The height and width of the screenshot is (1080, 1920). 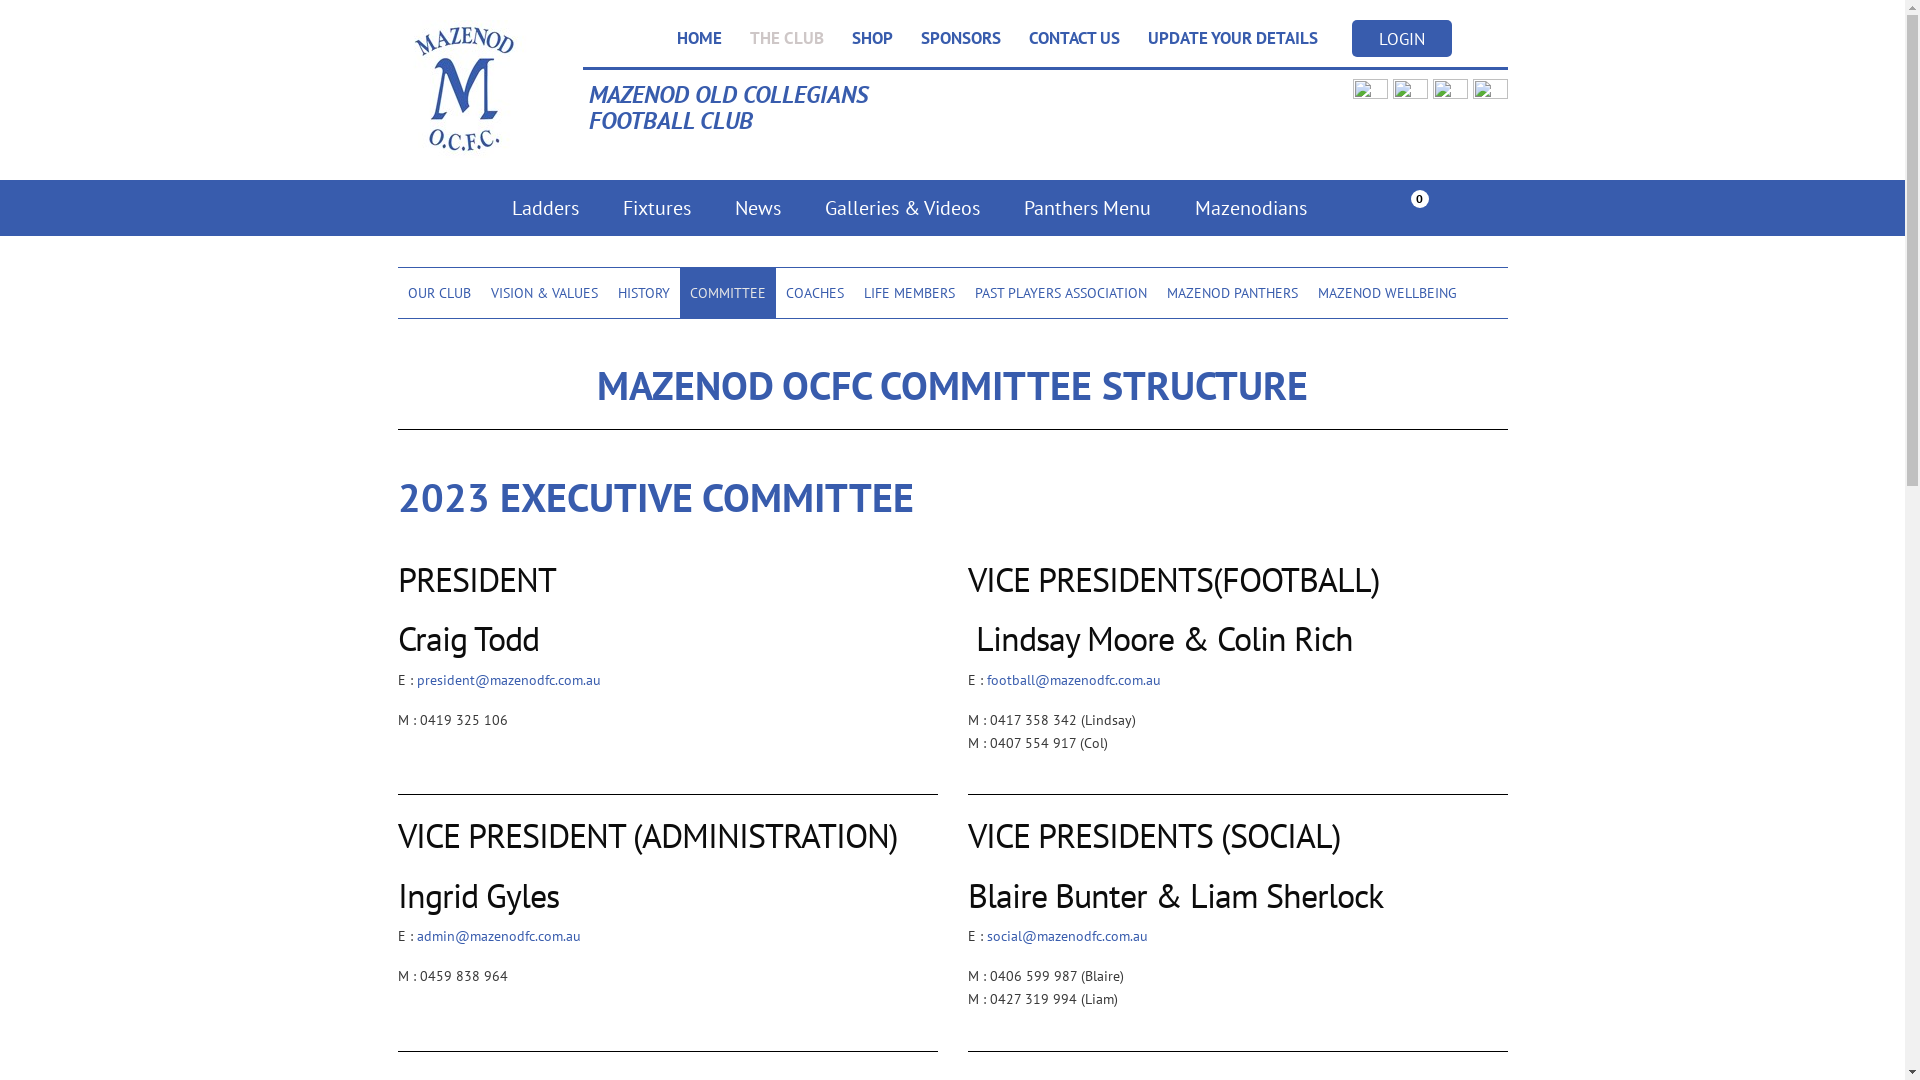 What do you see at coordinates (801, 208) in the screenshot?
I see `'Galleries & Videos'` at bounding box center [801, 208].